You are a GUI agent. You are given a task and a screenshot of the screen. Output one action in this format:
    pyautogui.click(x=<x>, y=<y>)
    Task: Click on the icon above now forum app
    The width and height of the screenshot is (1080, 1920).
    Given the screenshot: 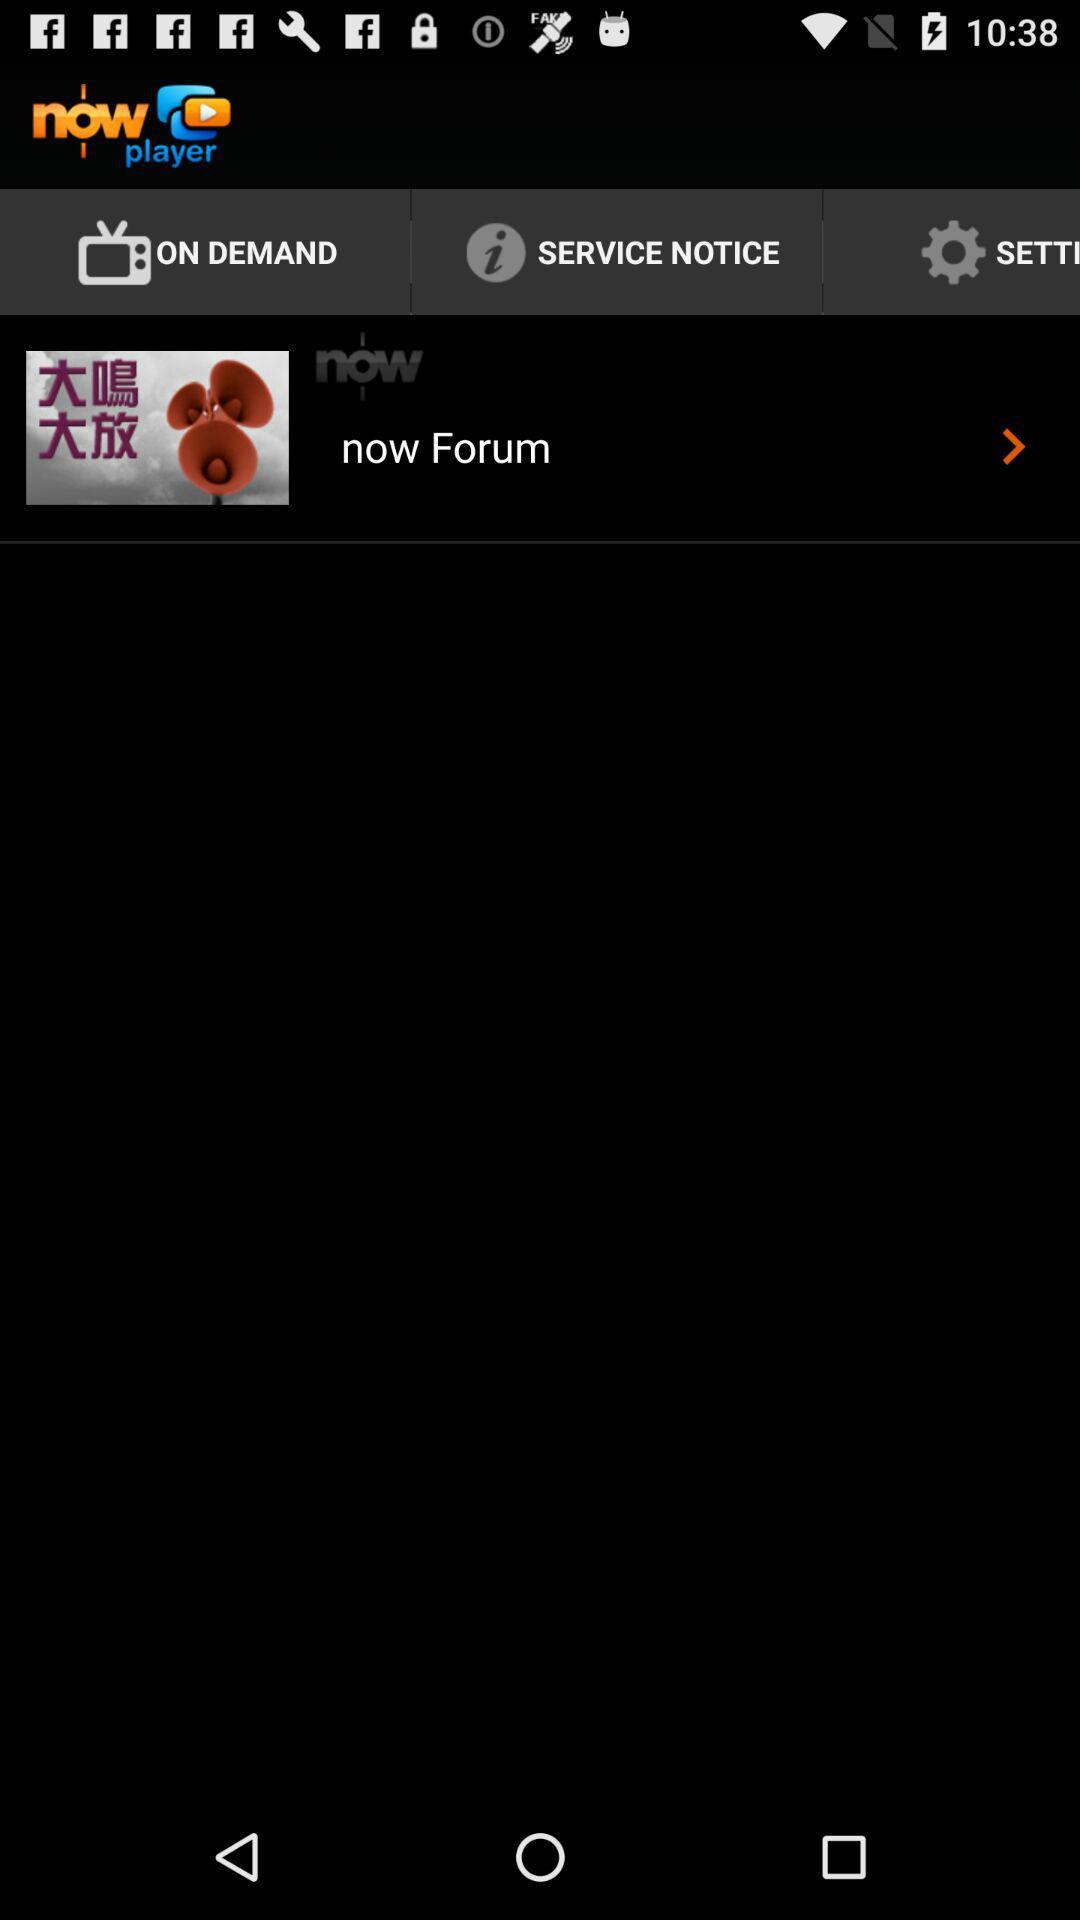 What is the action you would take?
    pyautogui.click(x=370, y=366)
    